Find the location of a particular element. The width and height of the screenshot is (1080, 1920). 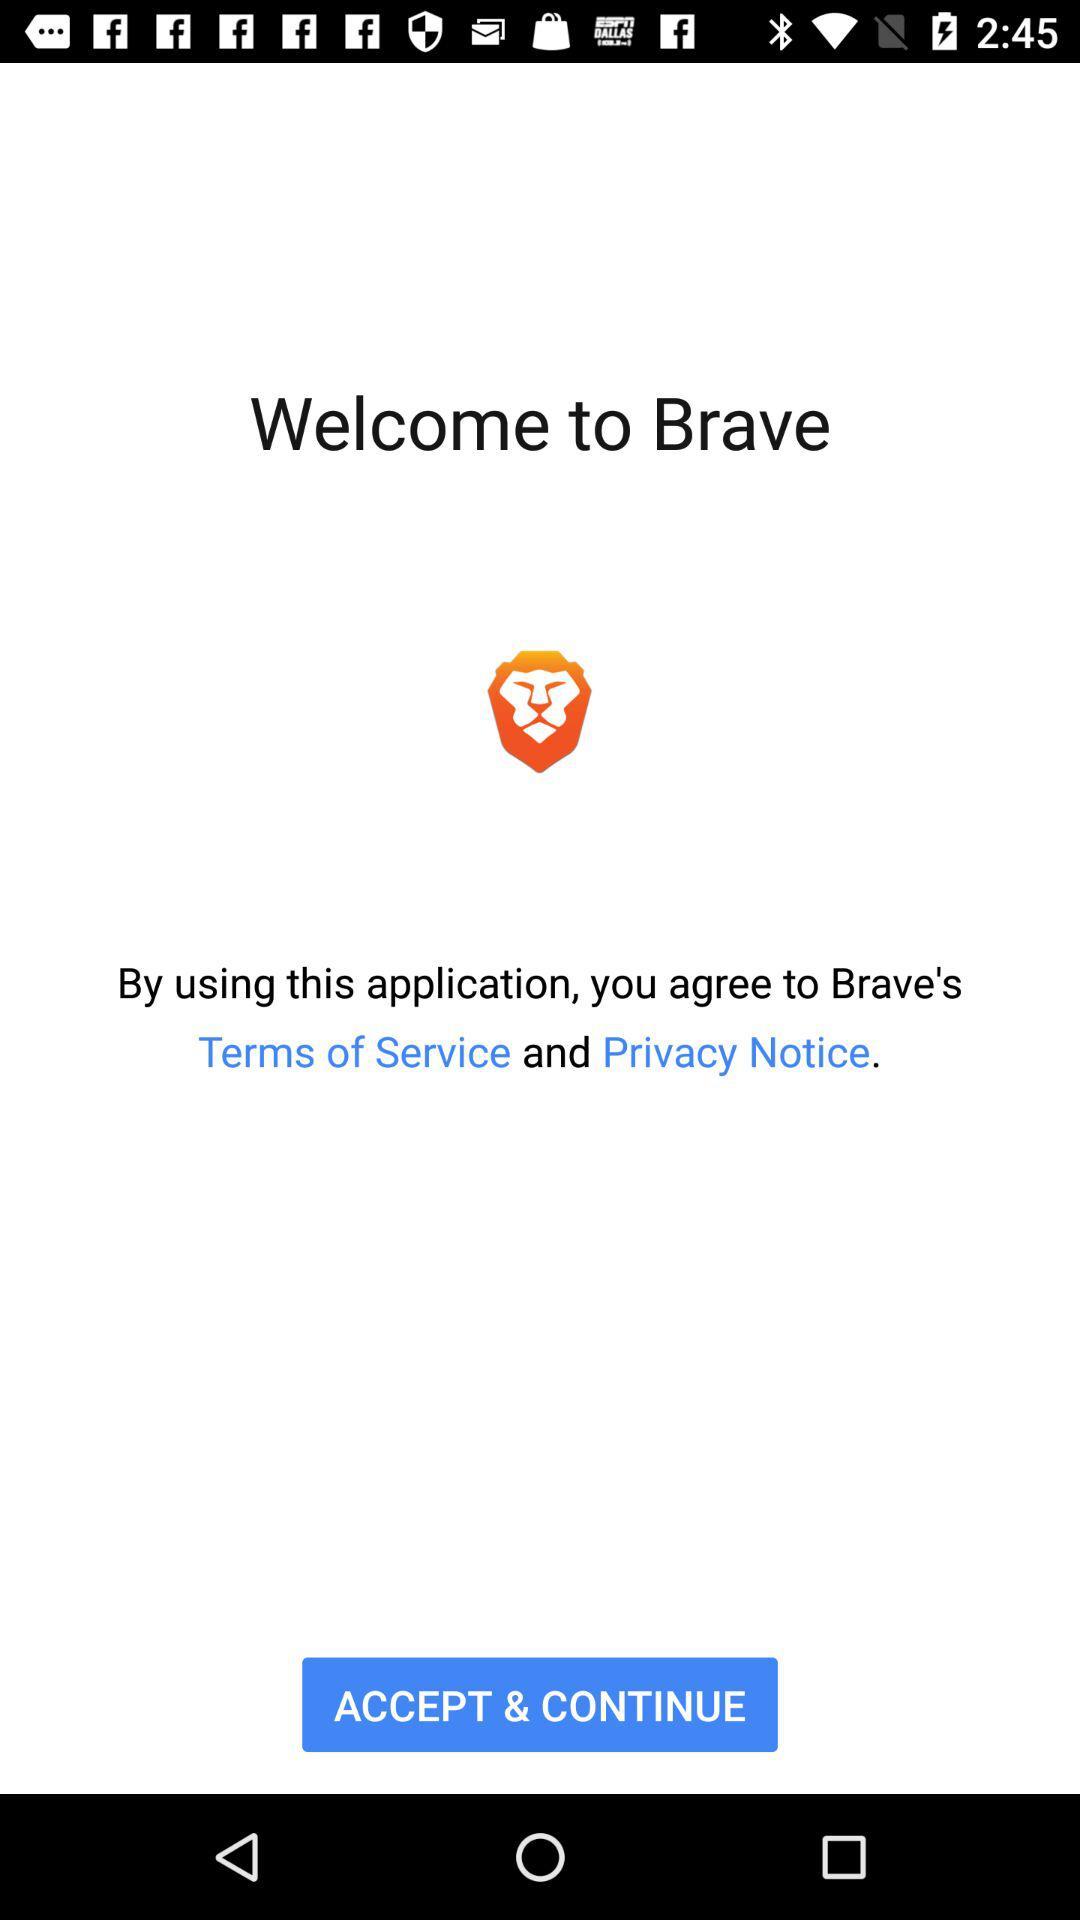

accept & continue item is located at coordinates (540, 1703).